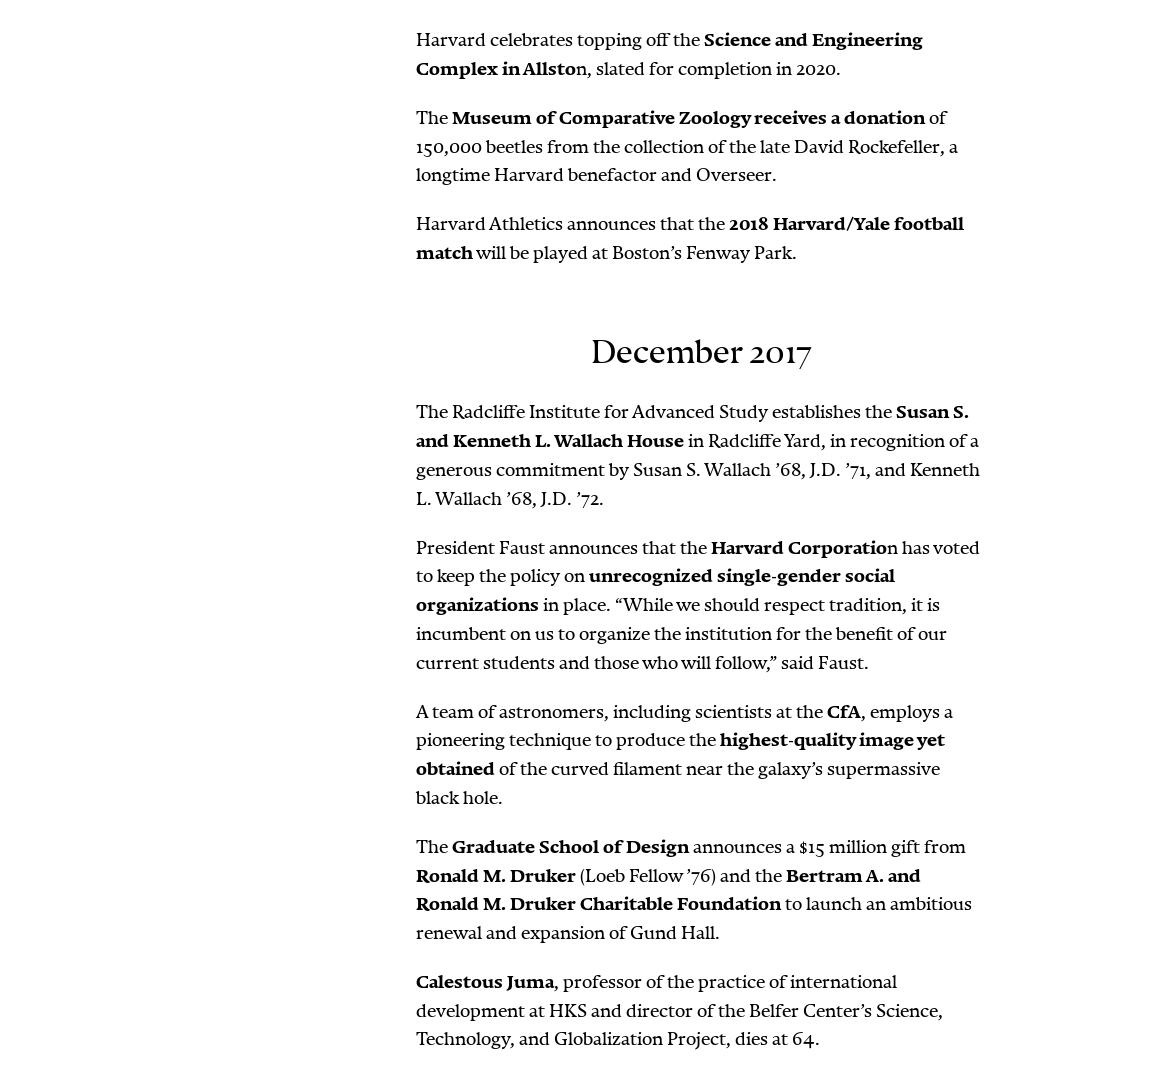 The image size is (1150, 1078). What do you see at coordinates (680, 874) in the screenshot?
I see `'(Loeb Fellow ’76) and the'` at bounding box center [680, 874].